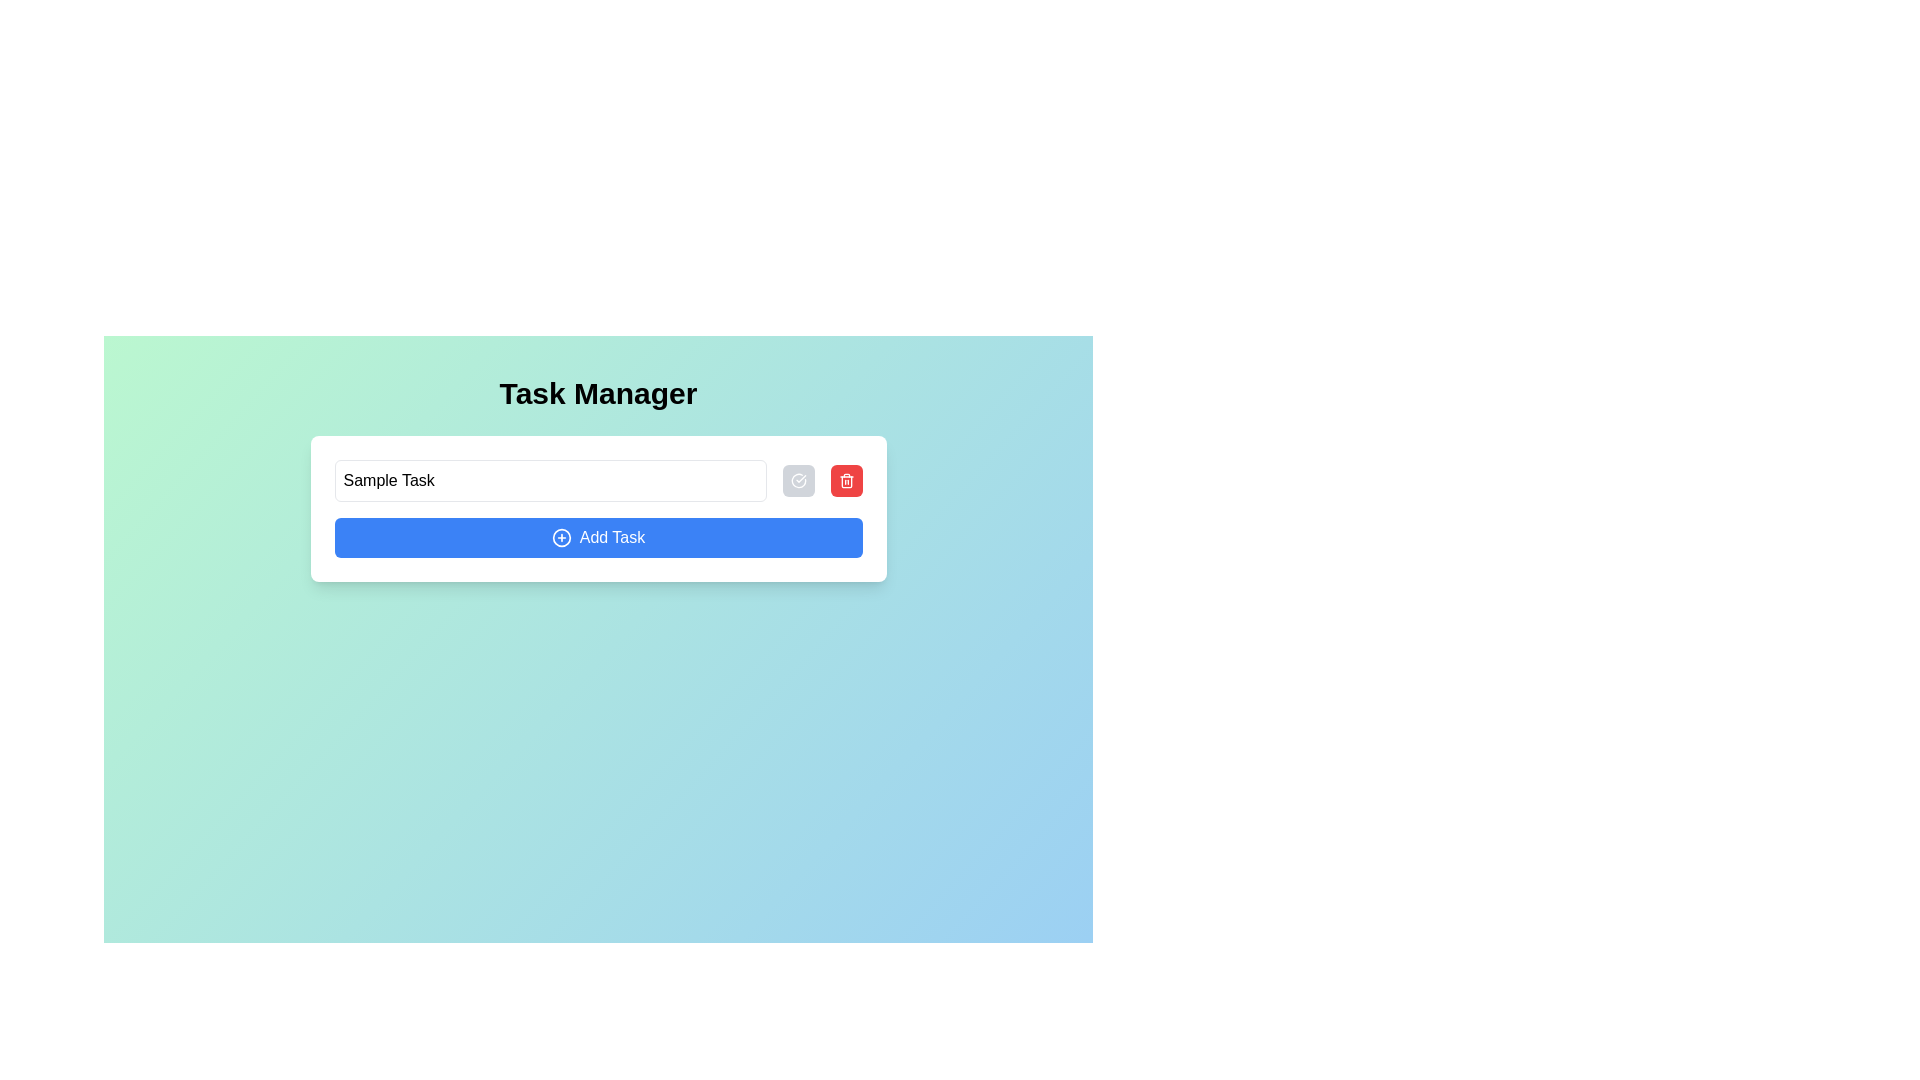 The width and height of the screenshot is (1920, 1080). Describe the element at coordinates (797, 481) in the screenshot. I see `the confirmation button located to the right of the 'Sample Task' text input field to change its background color` at that location.